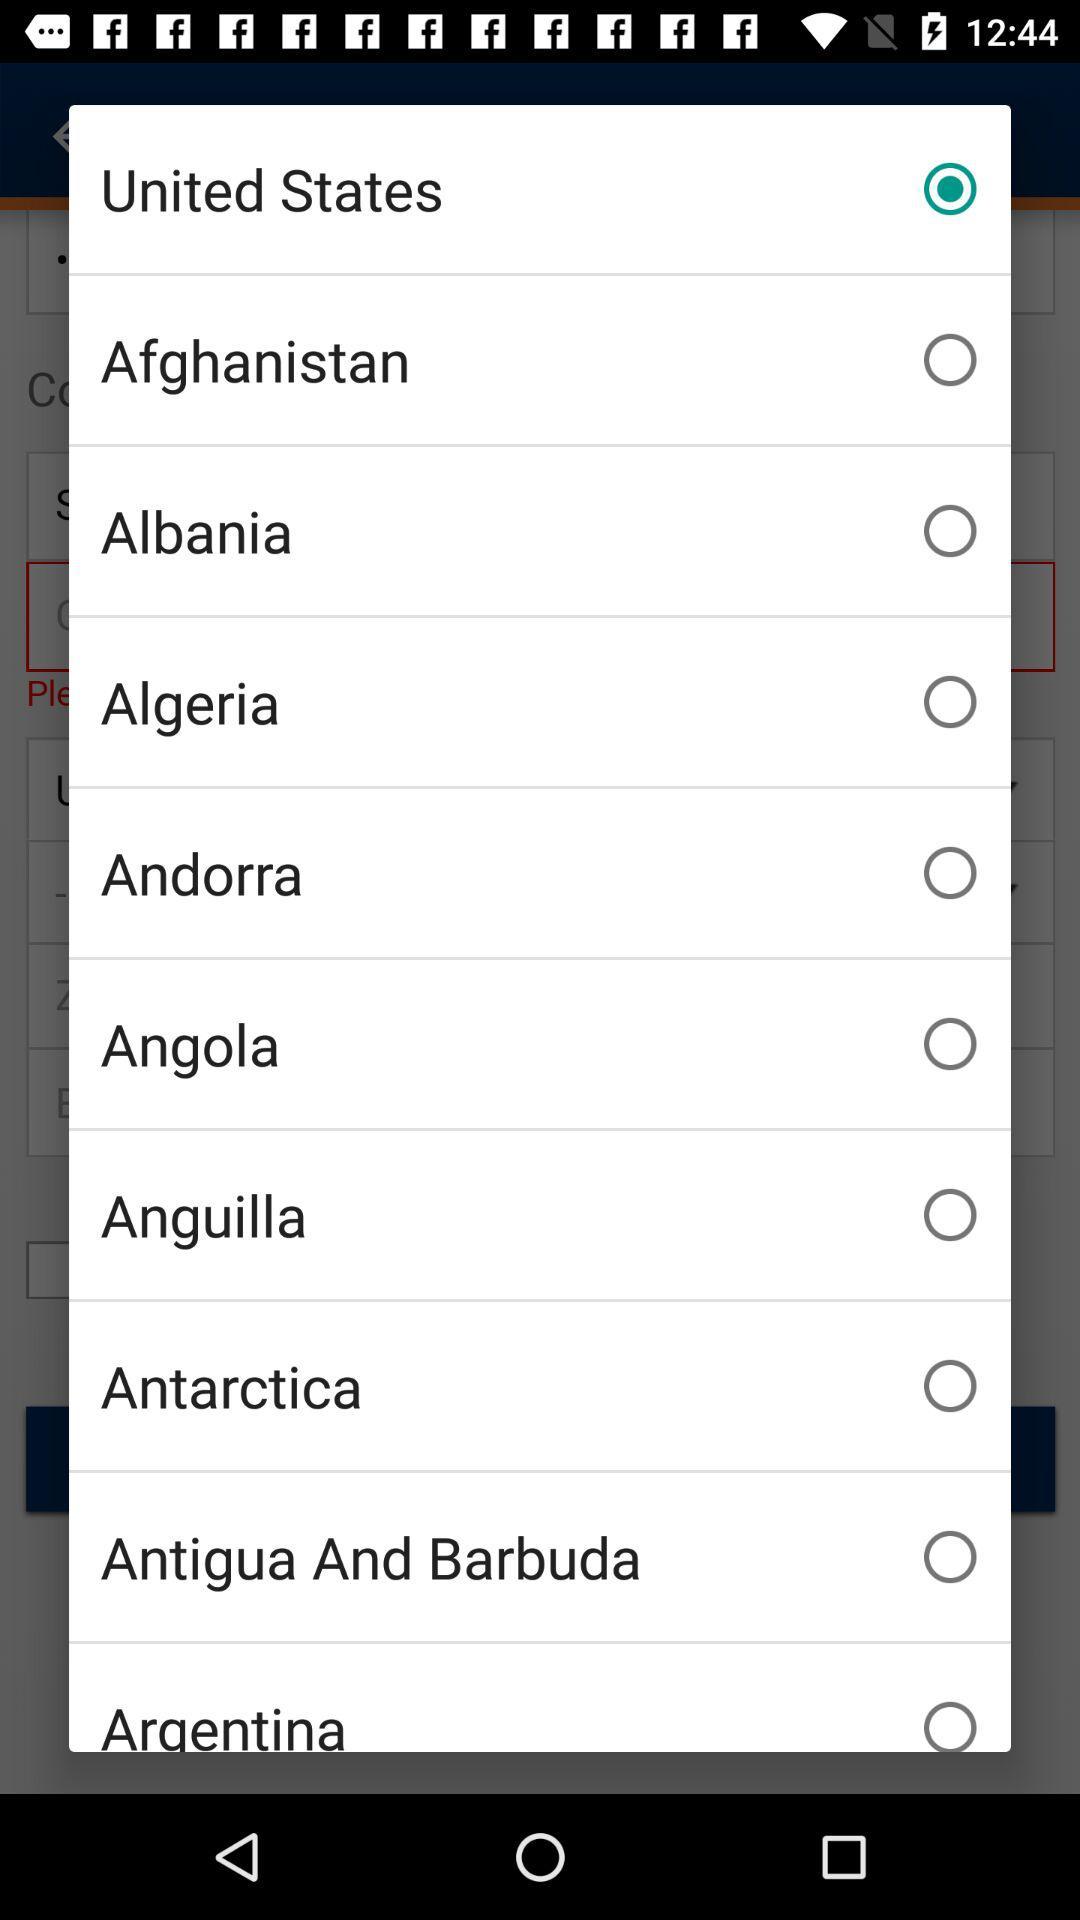 This screenshot has height=1920, width=1080. What do you see at coordinates (540, 873) in the screenshot?
I see `icon below algeria` at bounding box center [540, 873].